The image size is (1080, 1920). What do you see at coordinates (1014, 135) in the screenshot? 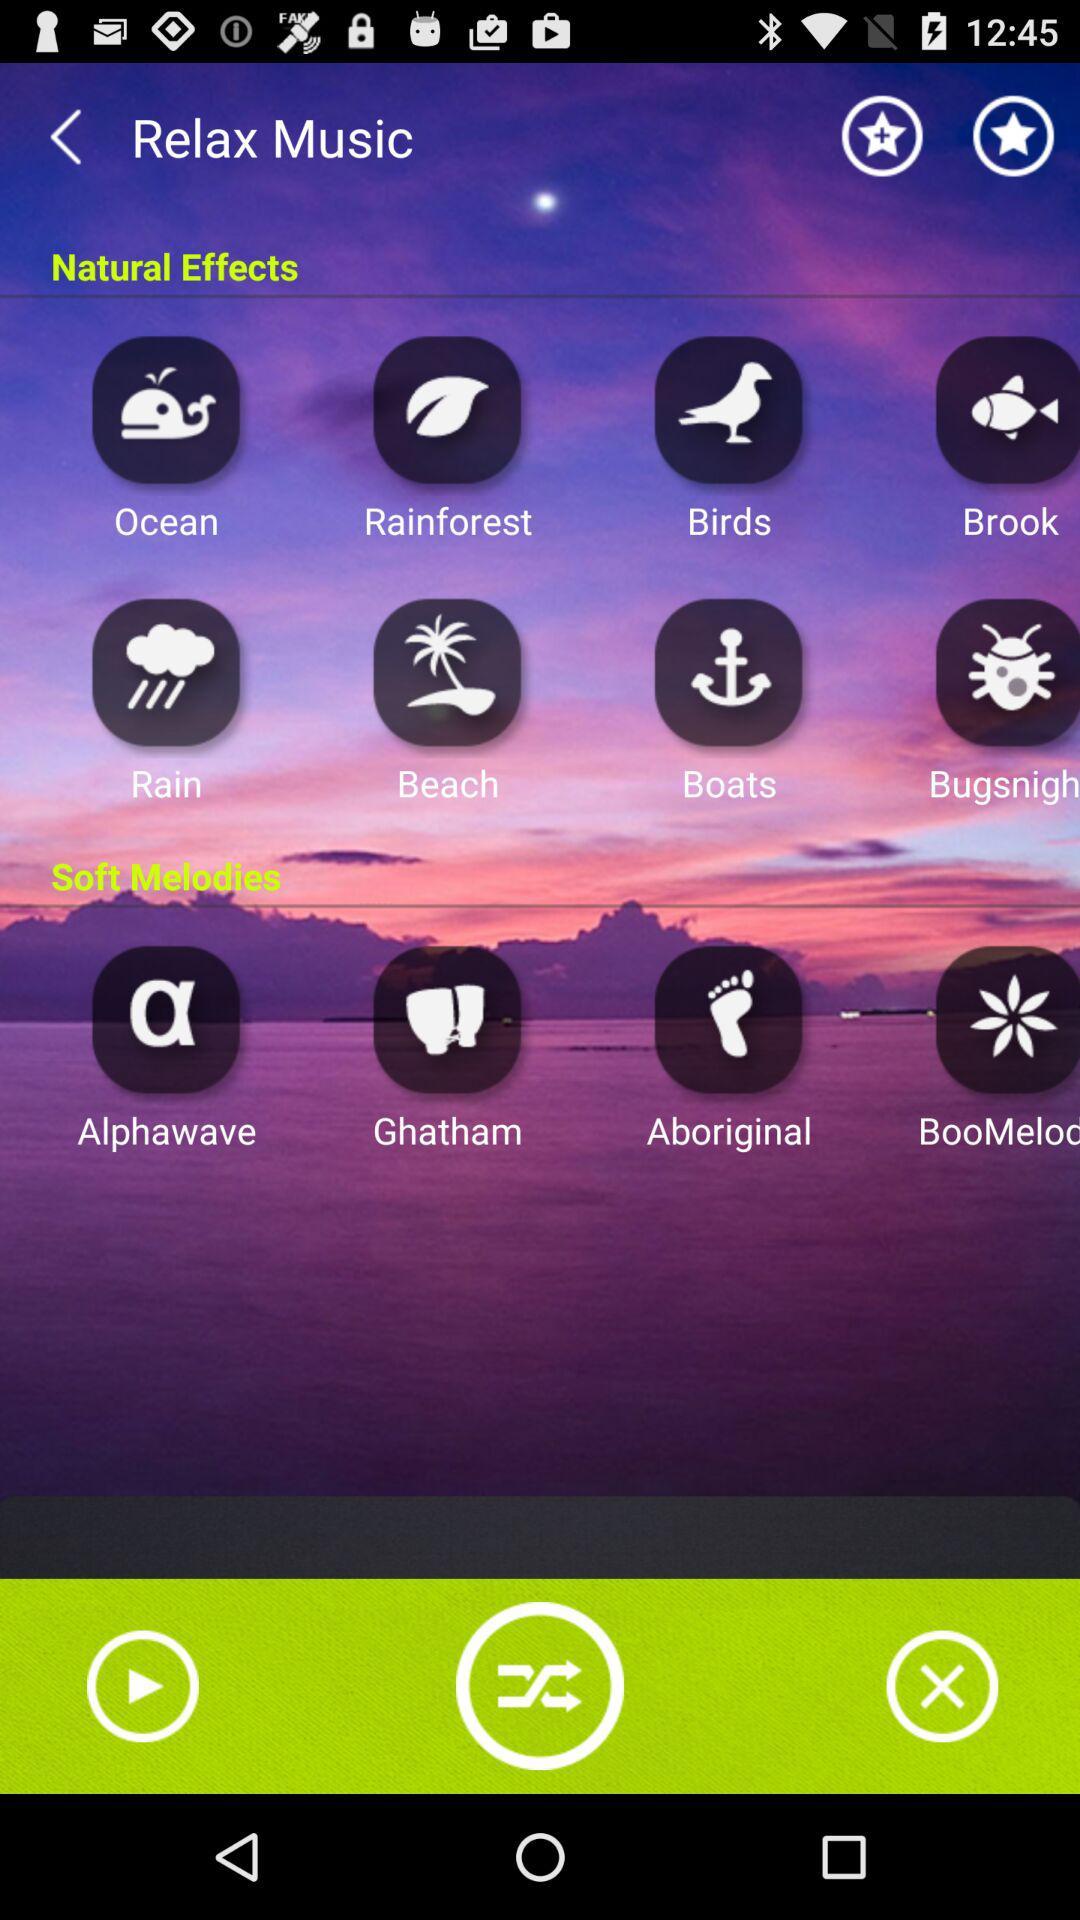
I see `favourites` at bounding box center [1014, 135].